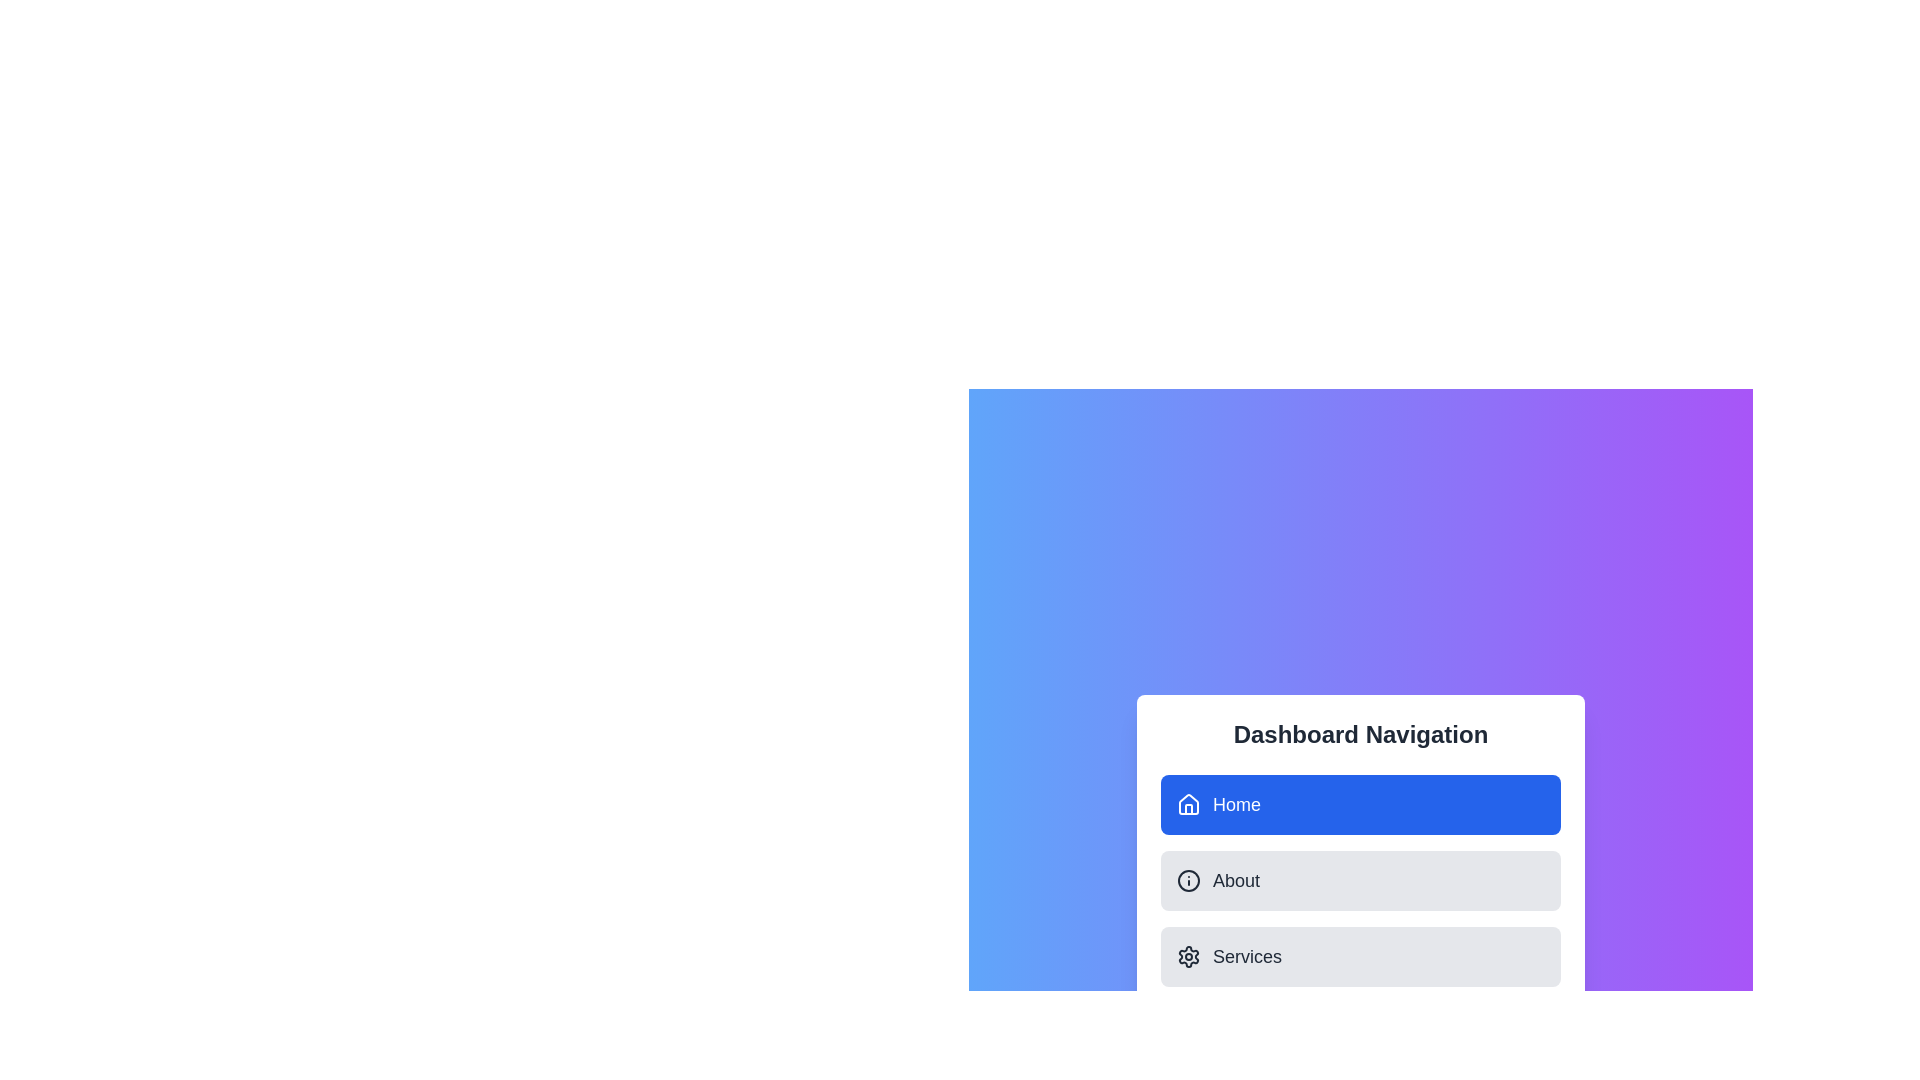  What do you see at coordinates (1360, 955) in the screenshot?
I see `the 'Services' button located in the vertical navigation menu, which is the third item in a list of five` at bounding box center [1360, 955].